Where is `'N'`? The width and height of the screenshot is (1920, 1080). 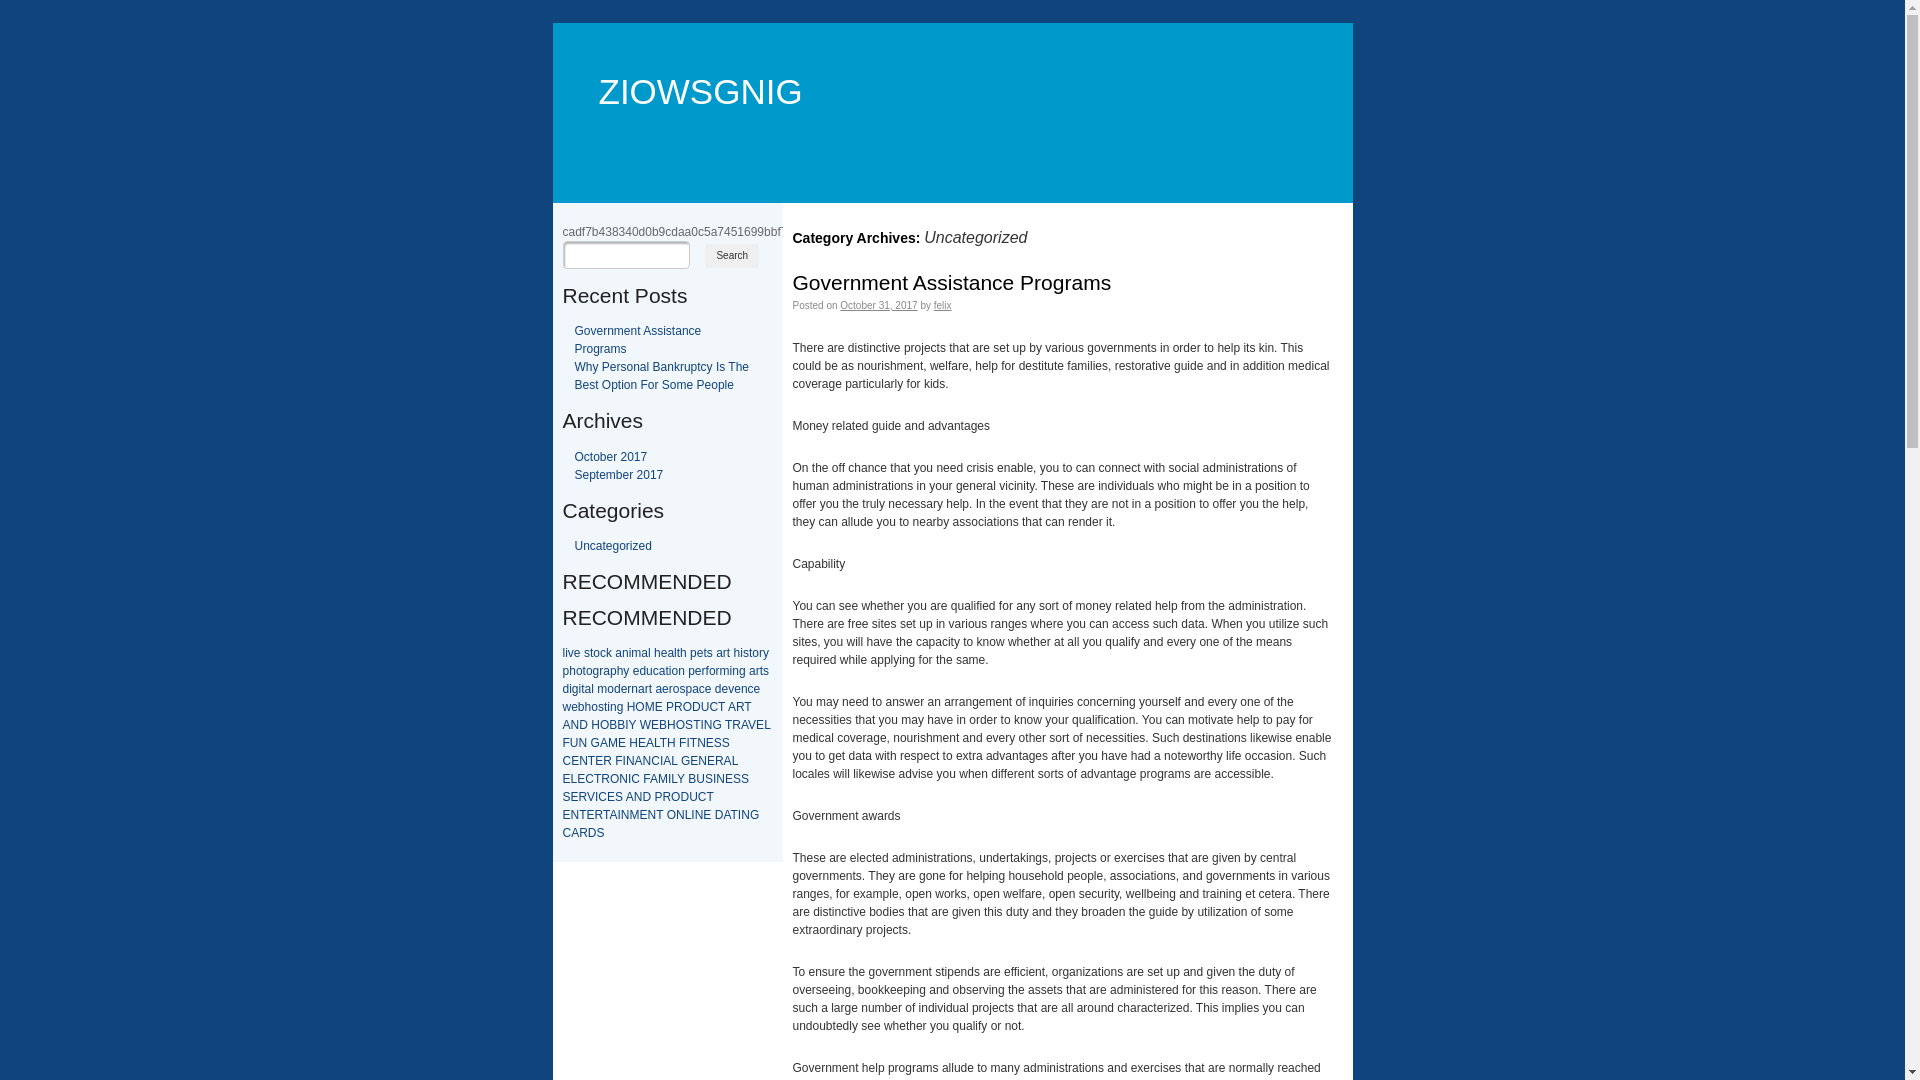 'N' is located at coordinates (637, 796).